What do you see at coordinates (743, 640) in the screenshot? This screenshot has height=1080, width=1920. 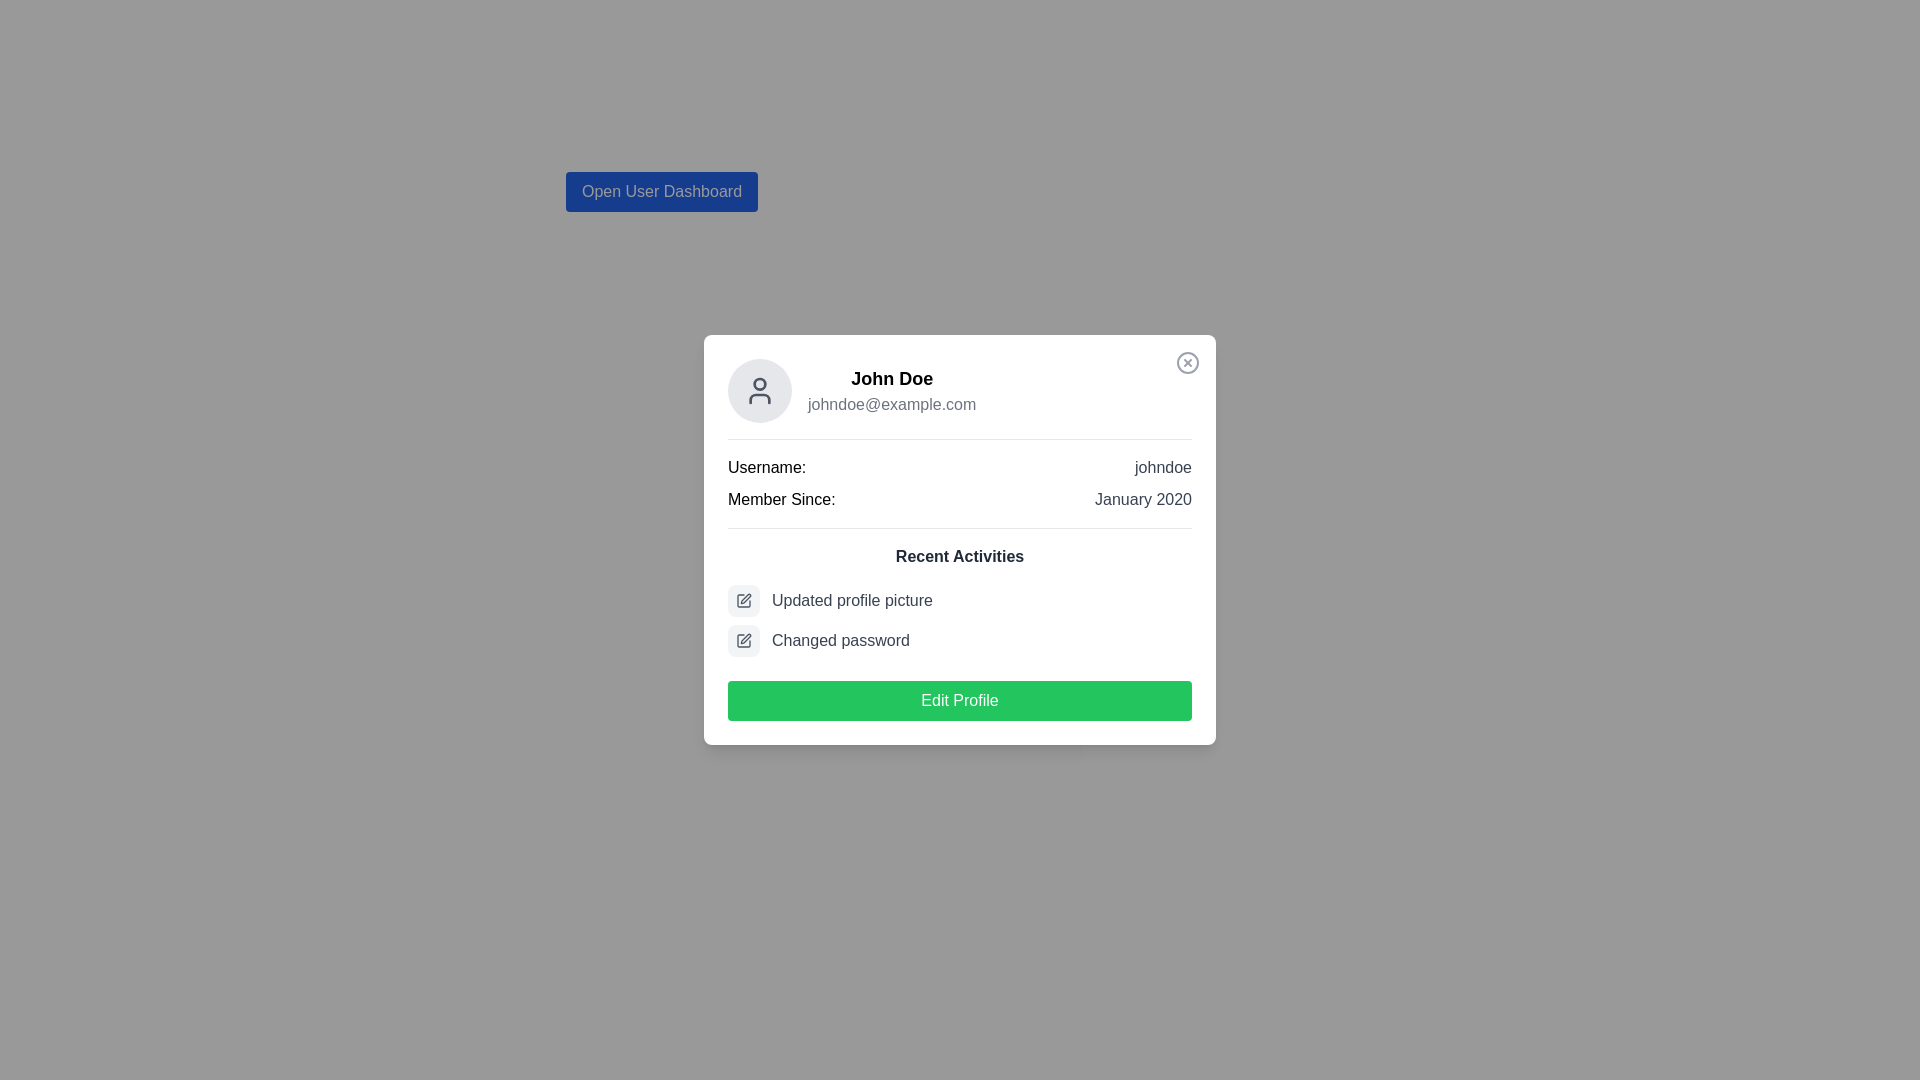 I see `the rectangular icon with a pen and square motif, styled as an outline, located to the left of the 'Updated profile picture' text line in the recent activities section of the user card` at bounding box center [743, 640].